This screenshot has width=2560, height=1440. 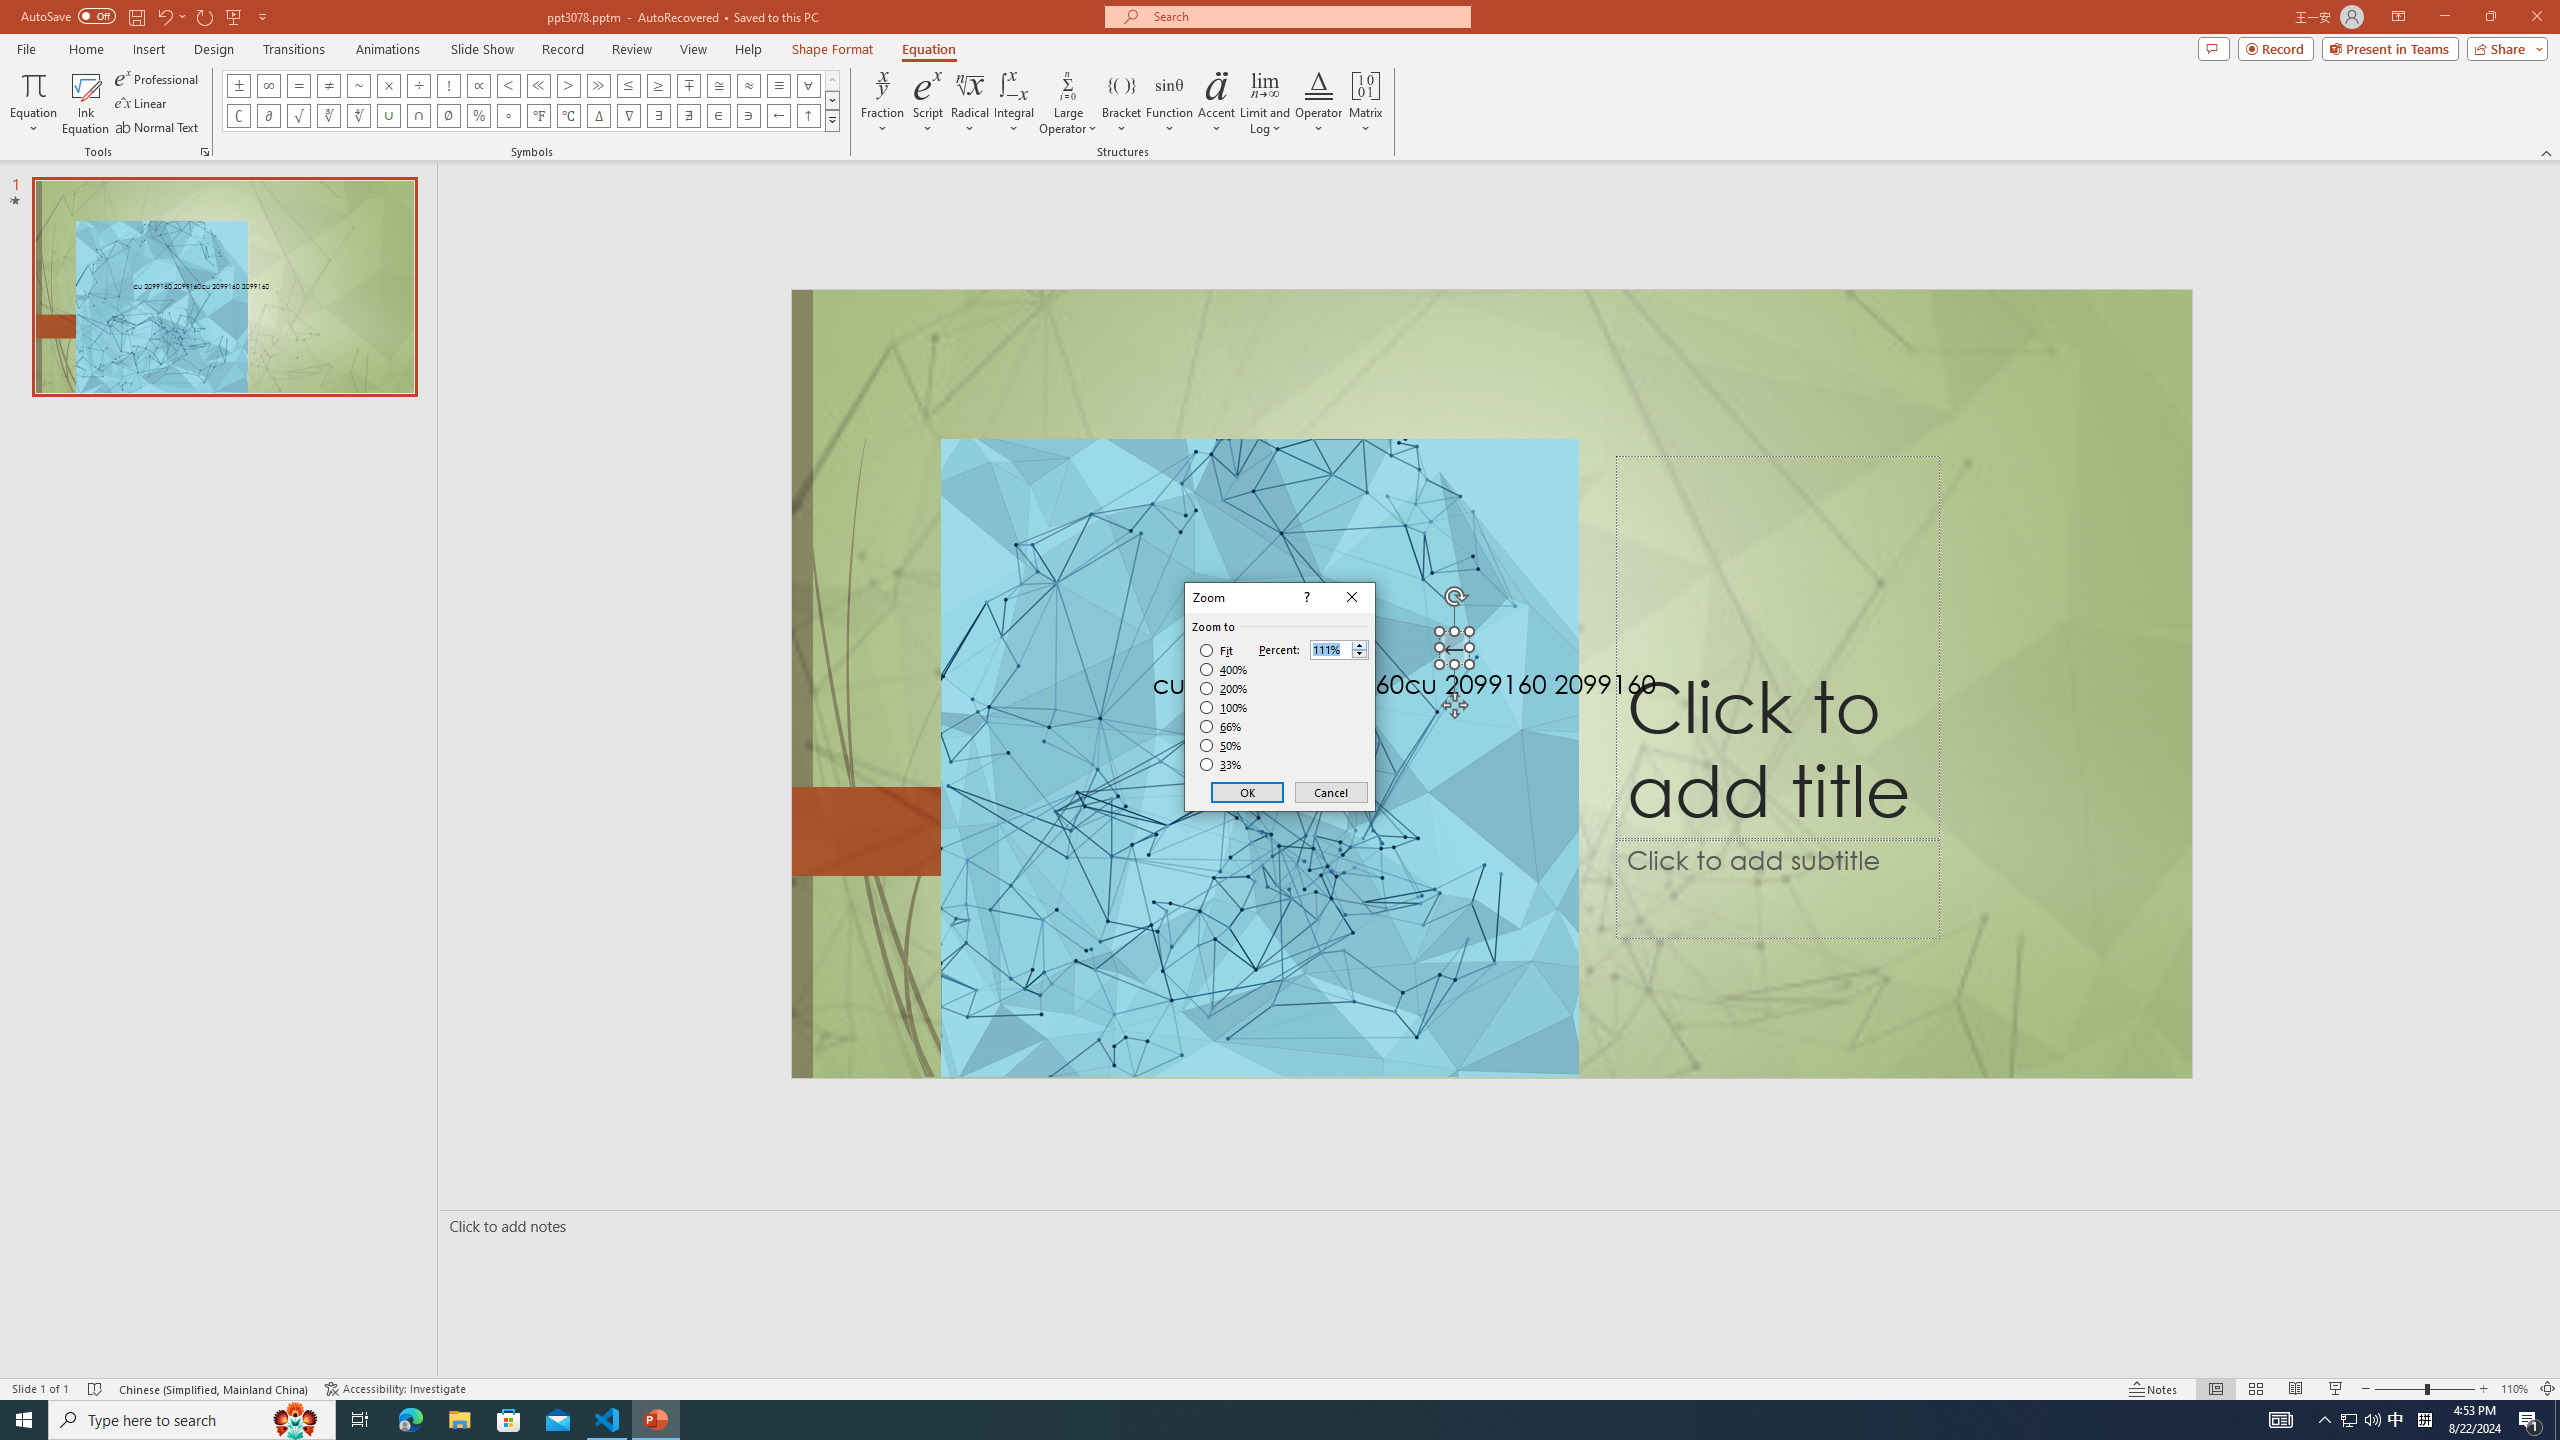 I want to click on '100%', so click(x=1223, y=706).